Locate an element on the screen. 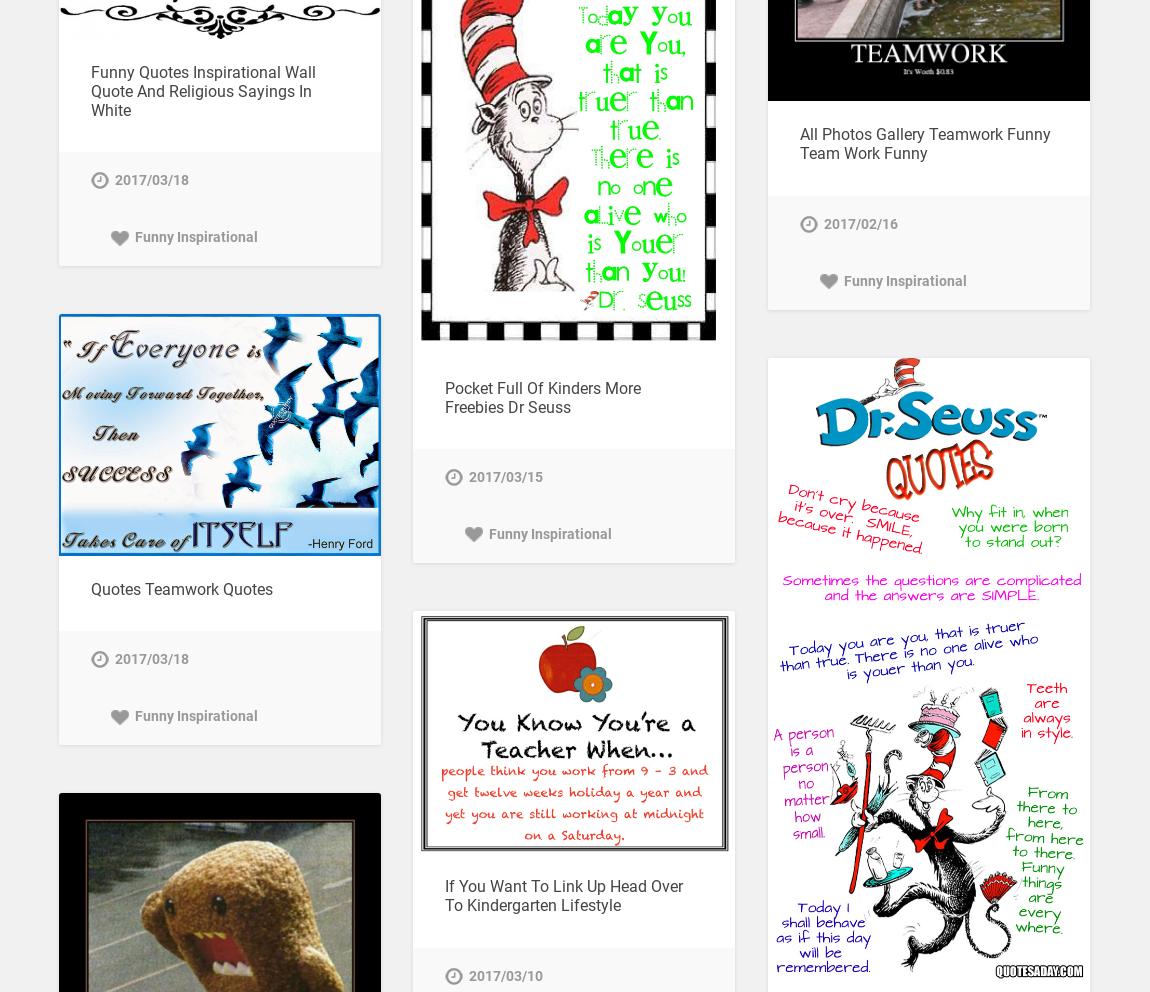  'All Photos Gallery  Teamwork Funny Team Work Funny' is located at coordinates (924, 144).